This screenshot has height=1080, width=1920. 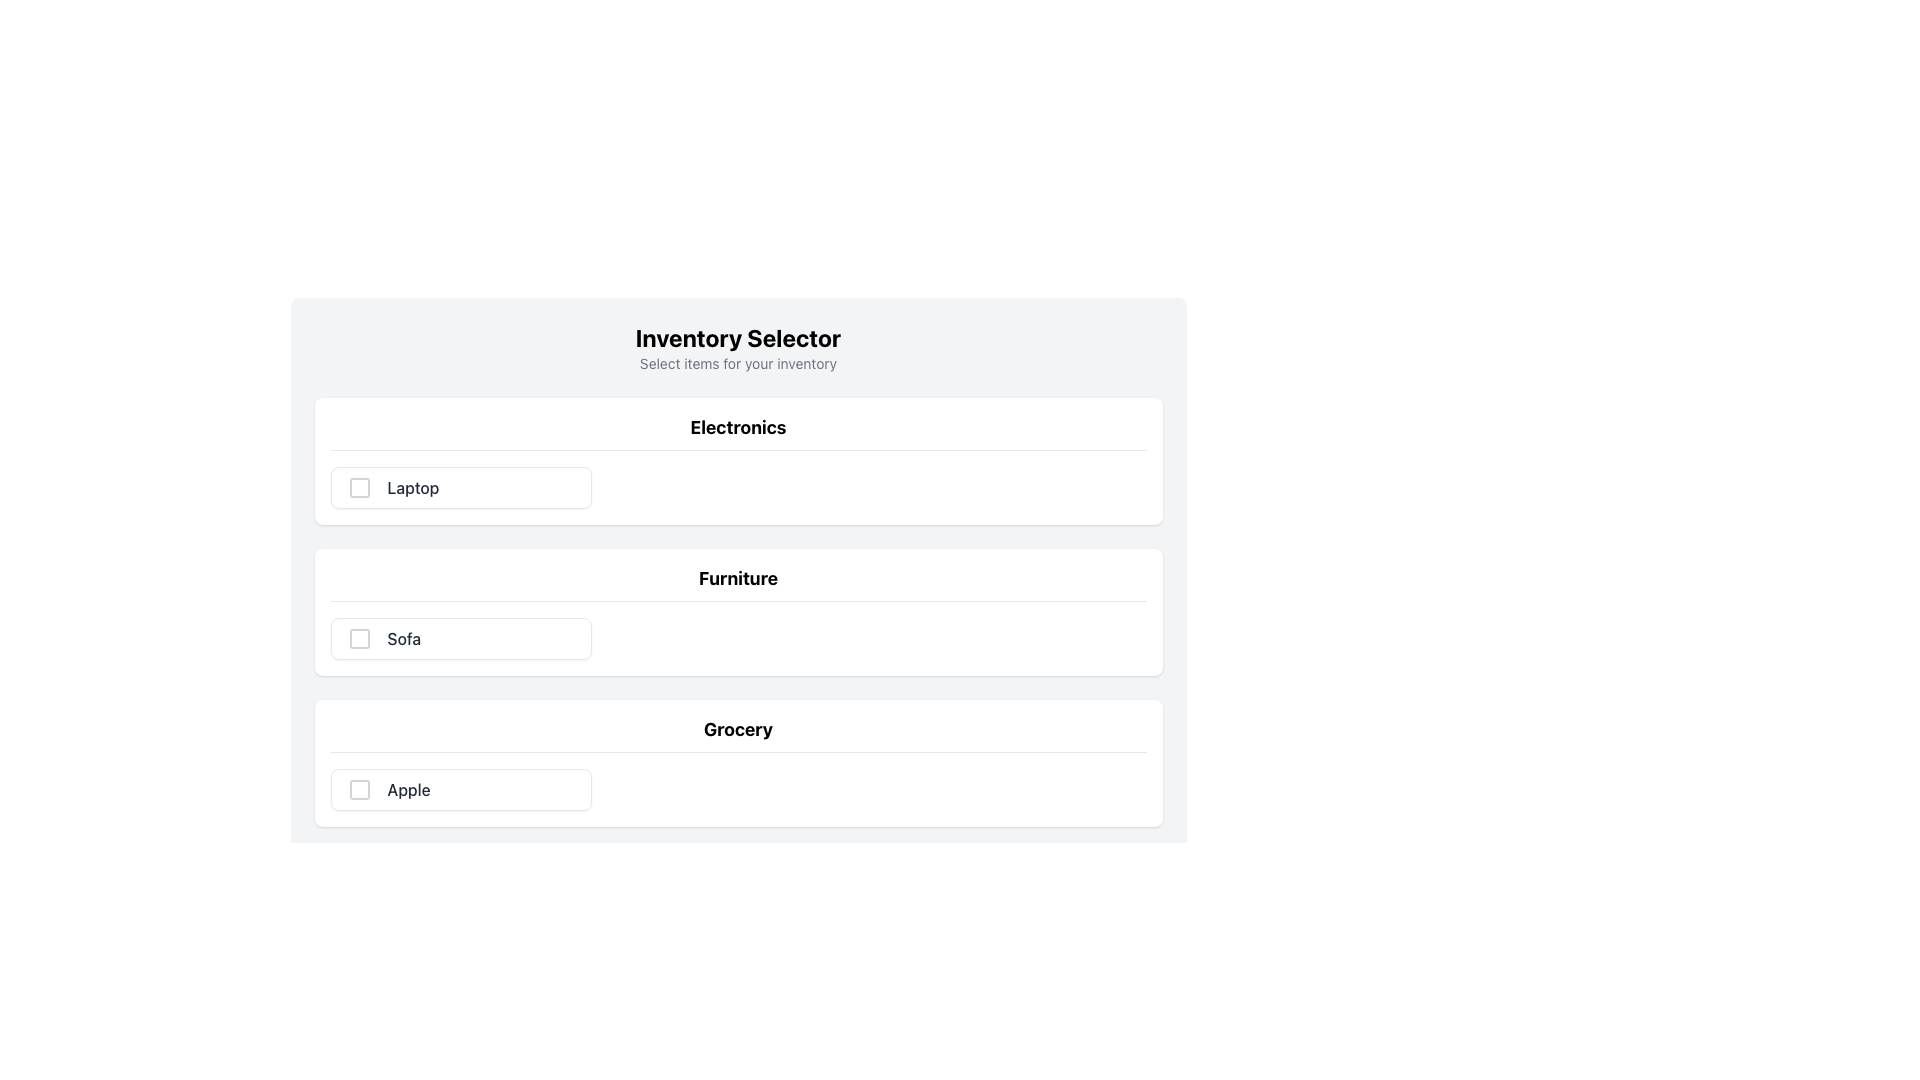 What do you see at coordinates (359, 789) in the screenshot?
I see `the checkbox located to the left of the text 'Apple' in the Grocery section to mark it as selected` at bounding box center [359, 789].